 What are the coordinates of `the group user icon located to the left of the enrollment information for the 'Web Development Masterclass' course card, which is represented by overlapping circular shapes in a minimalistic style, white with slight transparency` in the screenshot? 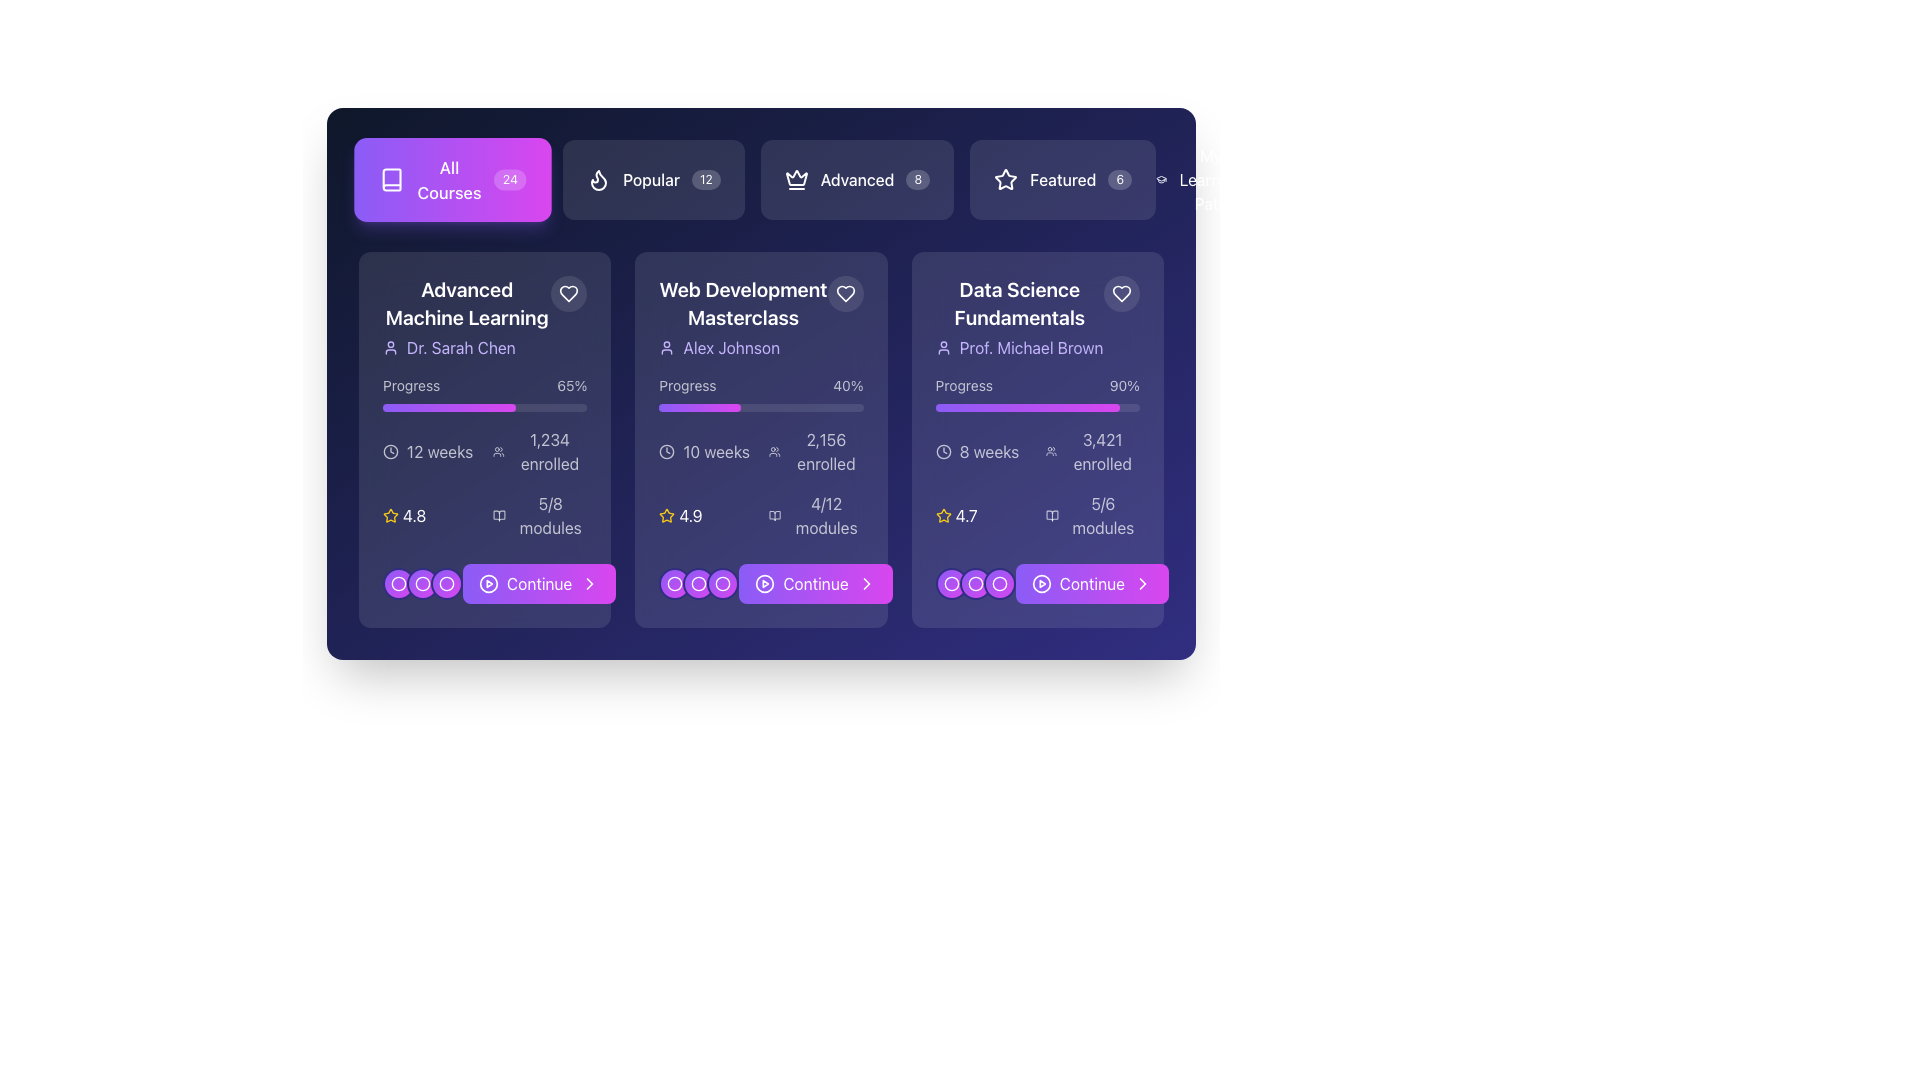 It's located at (774, 451).